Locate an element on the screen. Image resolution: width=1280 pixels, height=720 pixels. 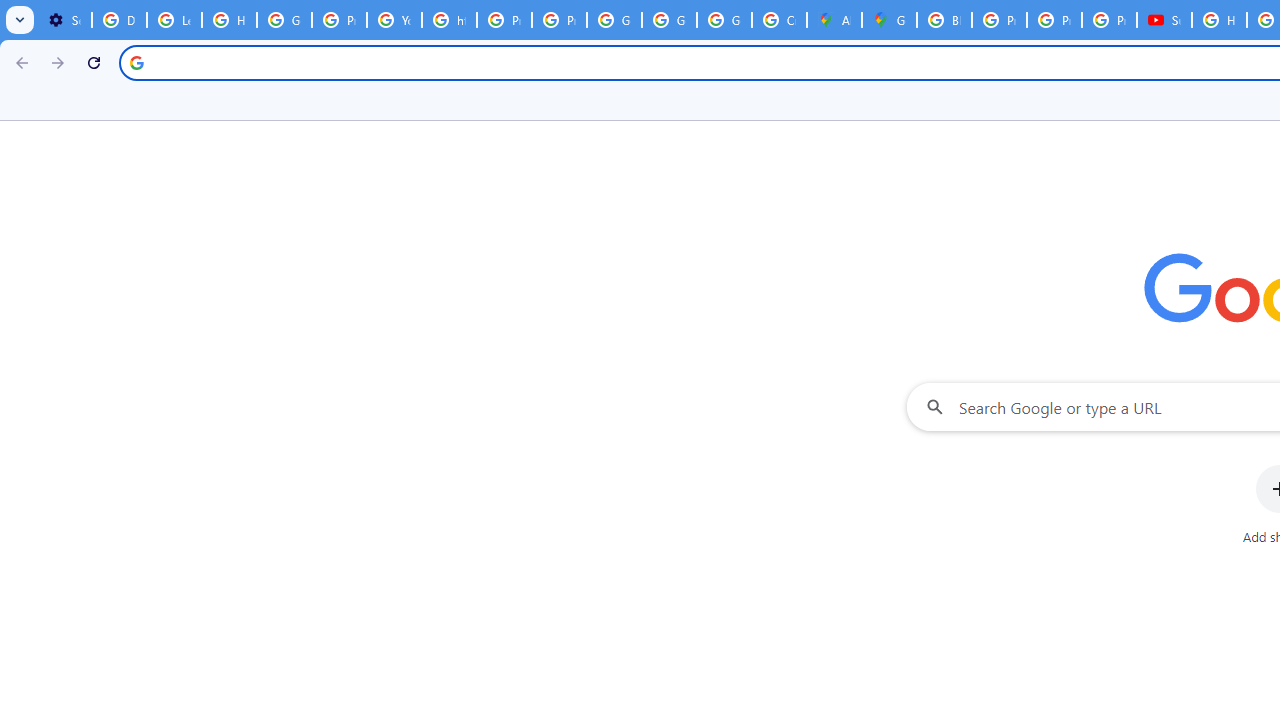
'YouTube' is located at coordinates (394, 20).